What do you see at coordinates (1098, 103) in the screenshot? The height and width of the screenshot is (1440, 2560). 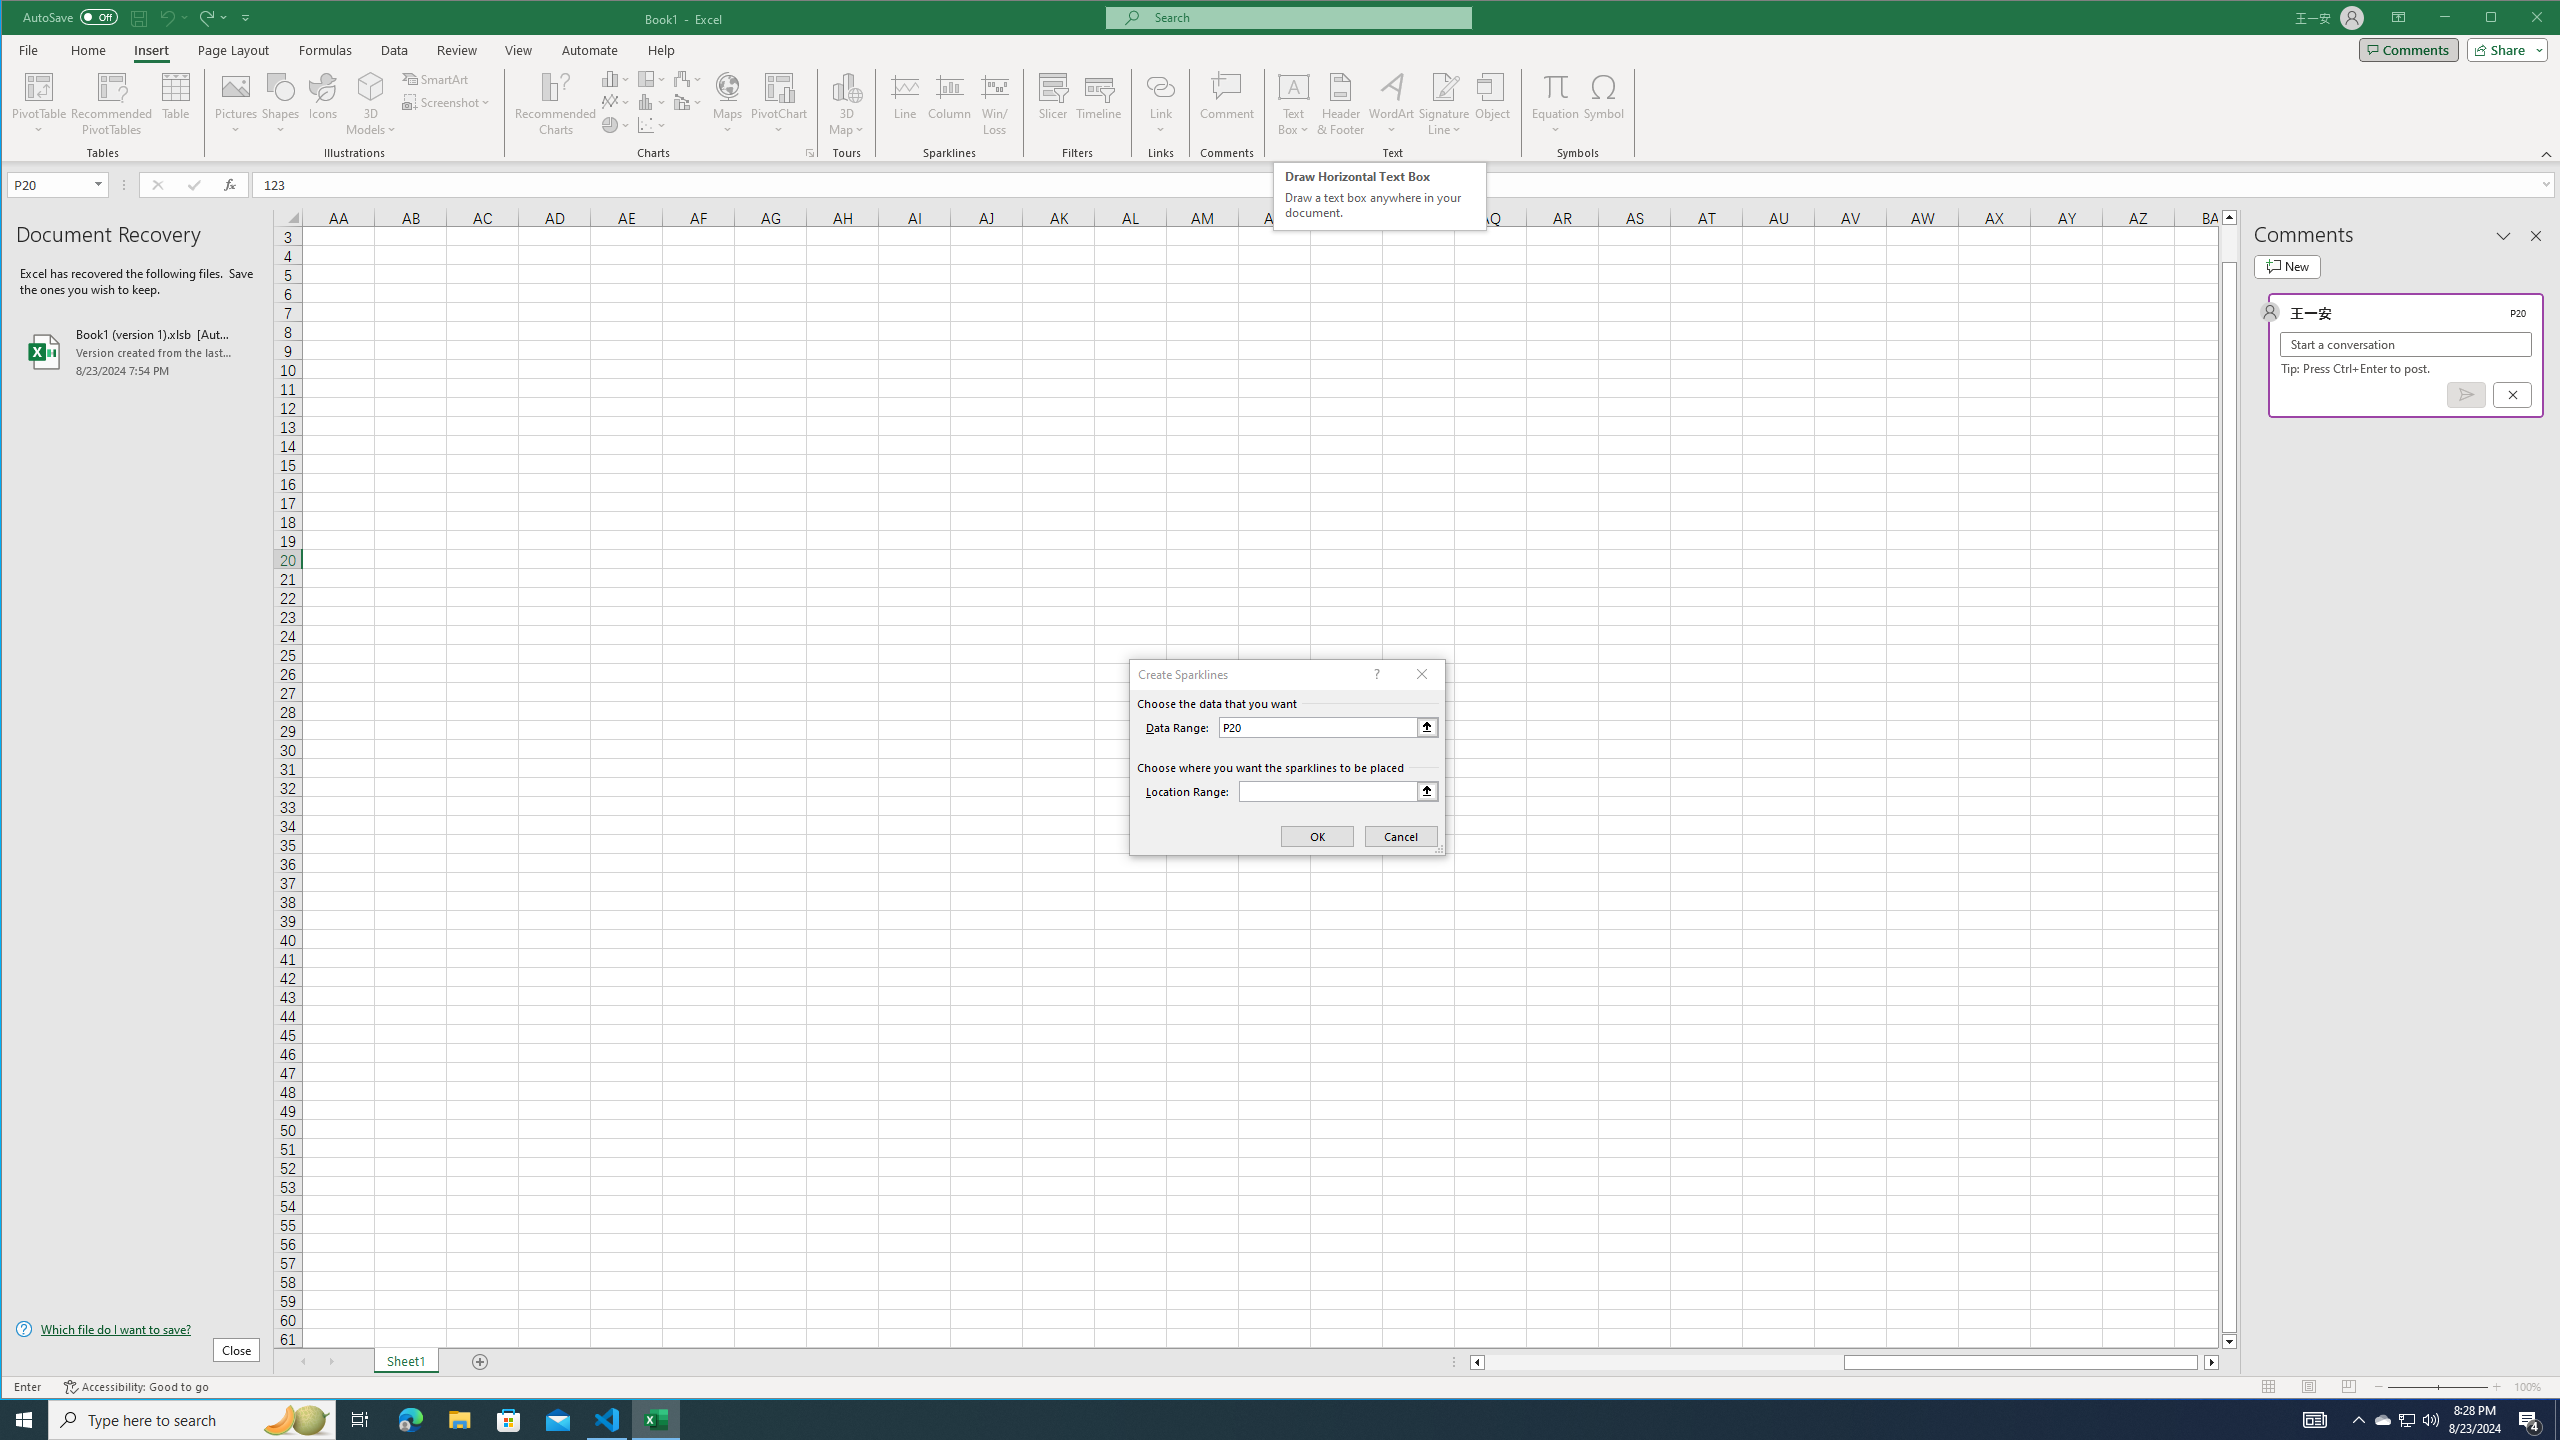 I see `'Timeline'` at bounding box center [1098, 103].